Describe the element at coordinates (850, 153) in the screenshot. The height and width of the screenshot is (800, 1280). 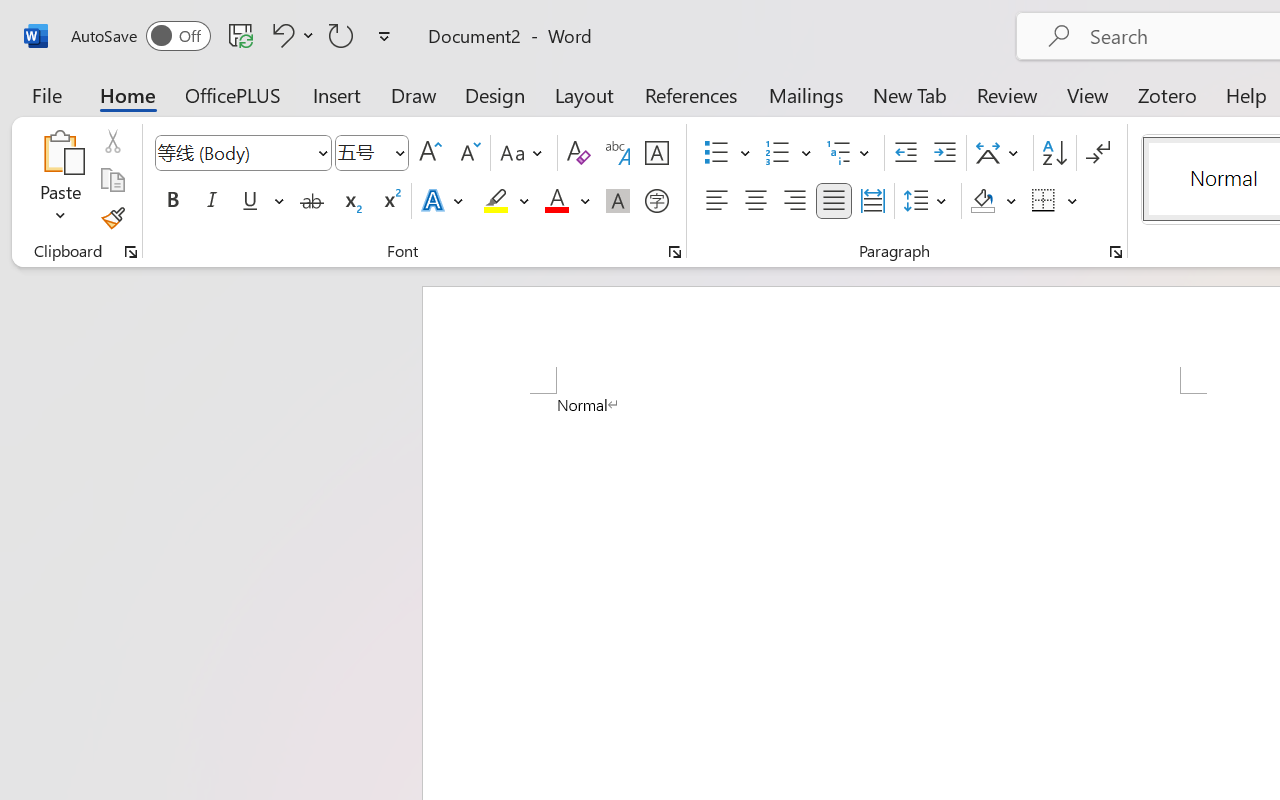
I see `'Multilevel List'` at that location.